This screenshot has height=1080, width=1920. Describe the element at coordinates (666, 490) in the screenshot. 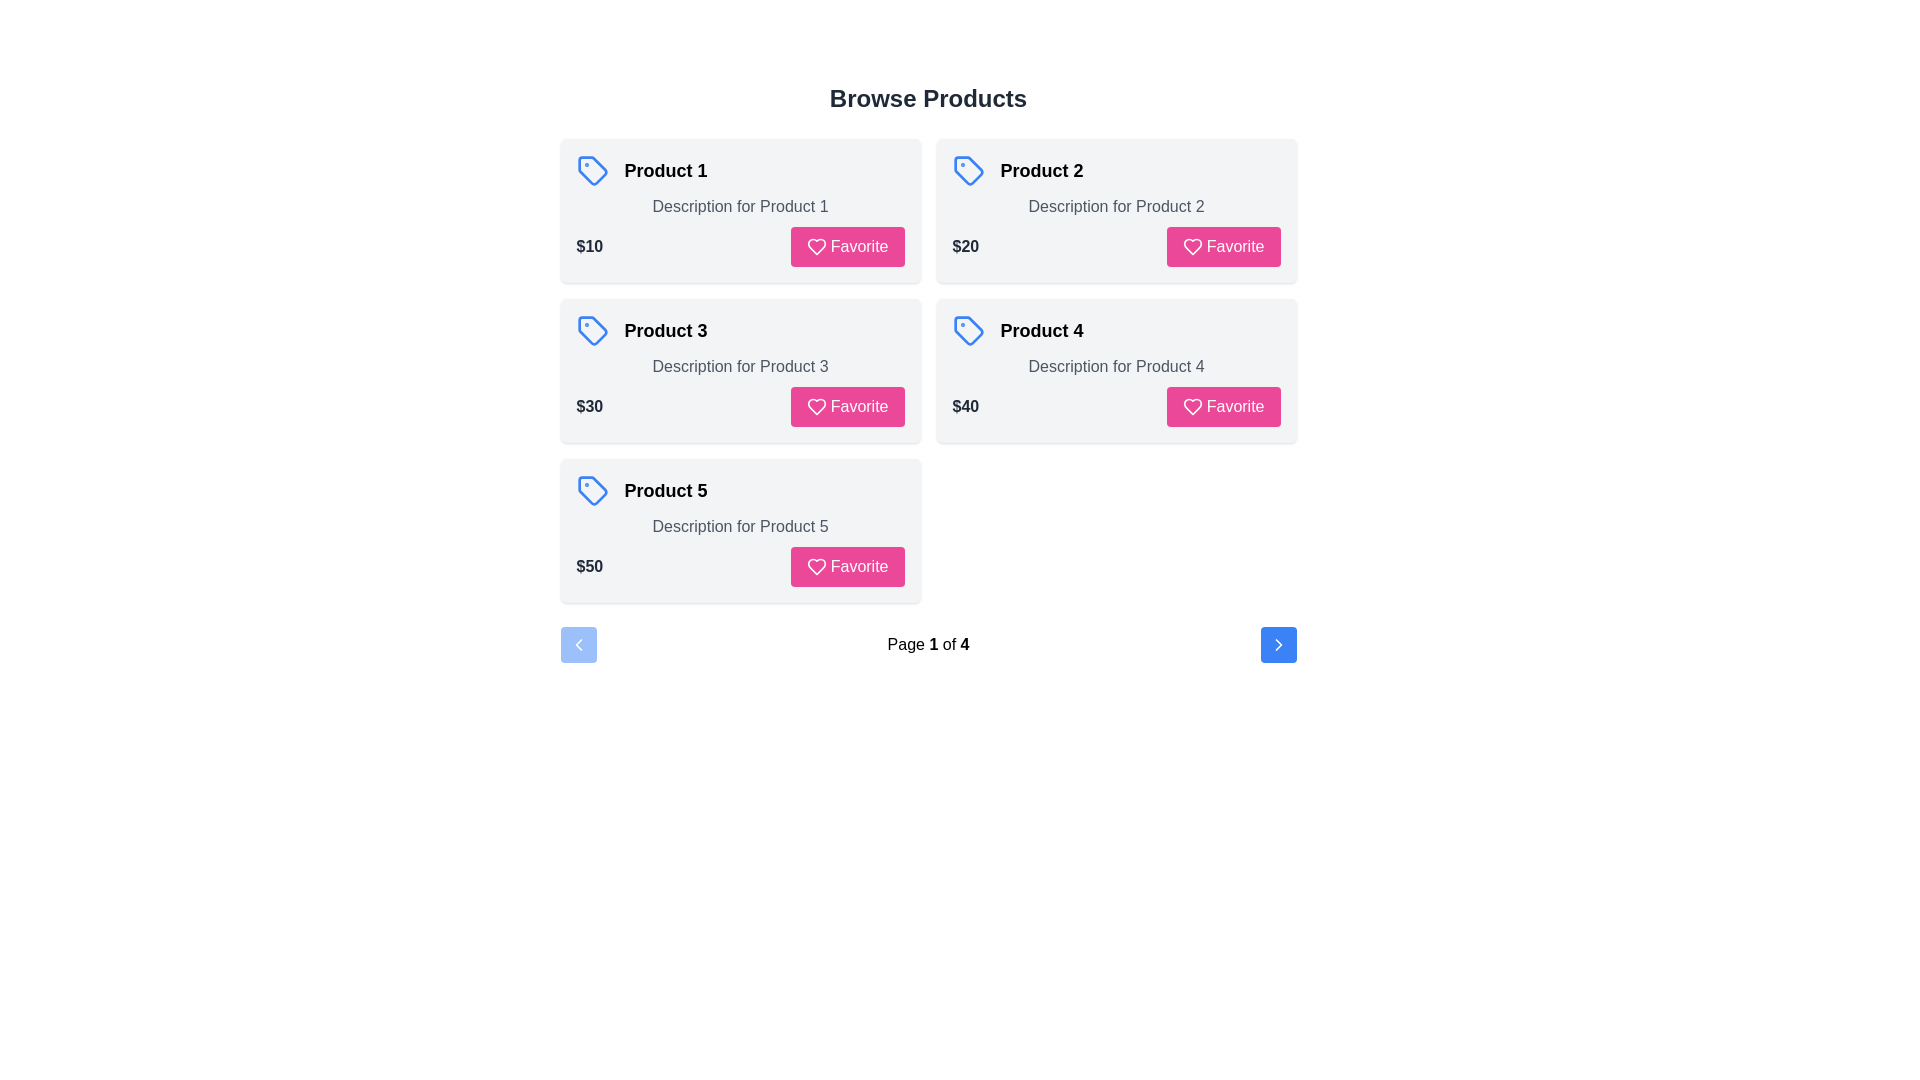

I see `the text label 'Product 5'` at that location.